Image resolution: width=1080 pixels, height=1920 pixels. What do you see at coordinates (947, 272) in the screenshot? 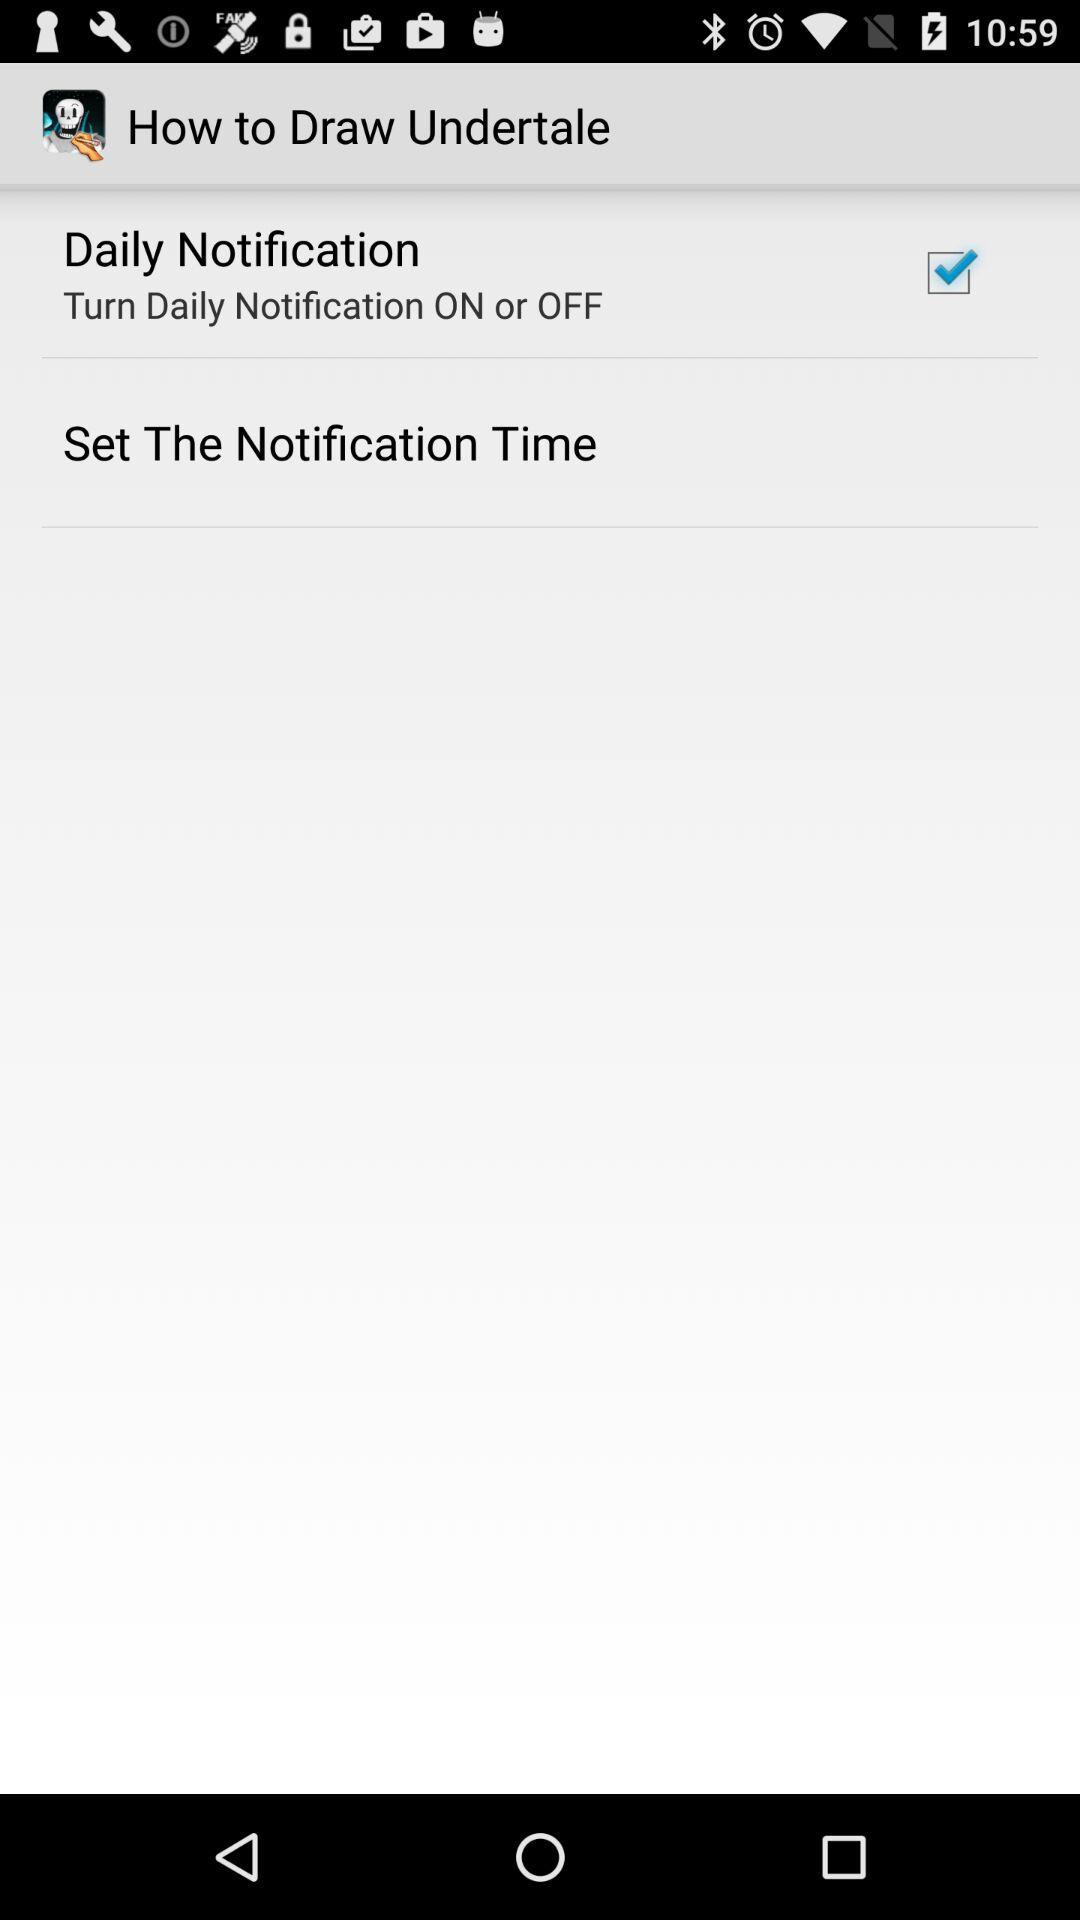
I see `the app next to the turn daily notification` at bounding box center [947, 272].